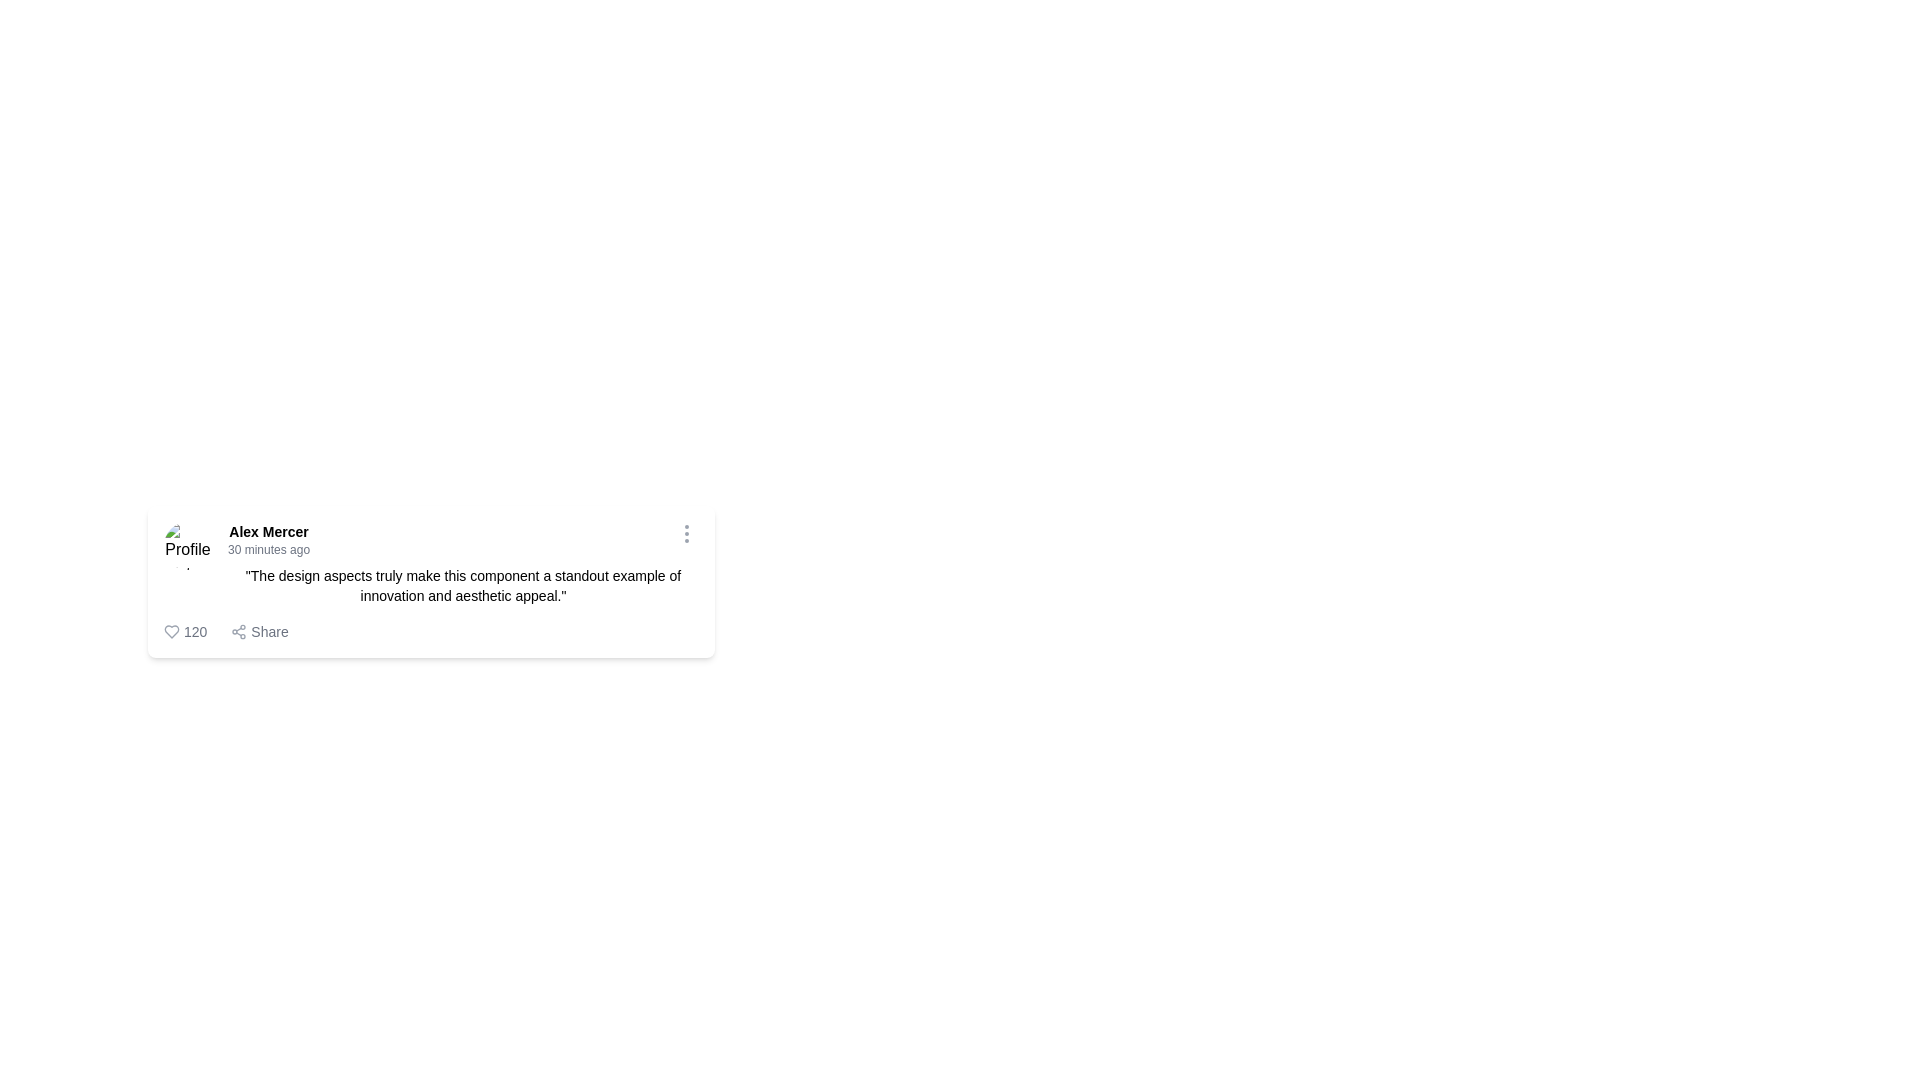 The image size is (1920, 1080). What do you see at coordinates (185, 632) in the screenshot?
I see `the Interactive count display with a heart icon and text` at bounding box center [185, 632].